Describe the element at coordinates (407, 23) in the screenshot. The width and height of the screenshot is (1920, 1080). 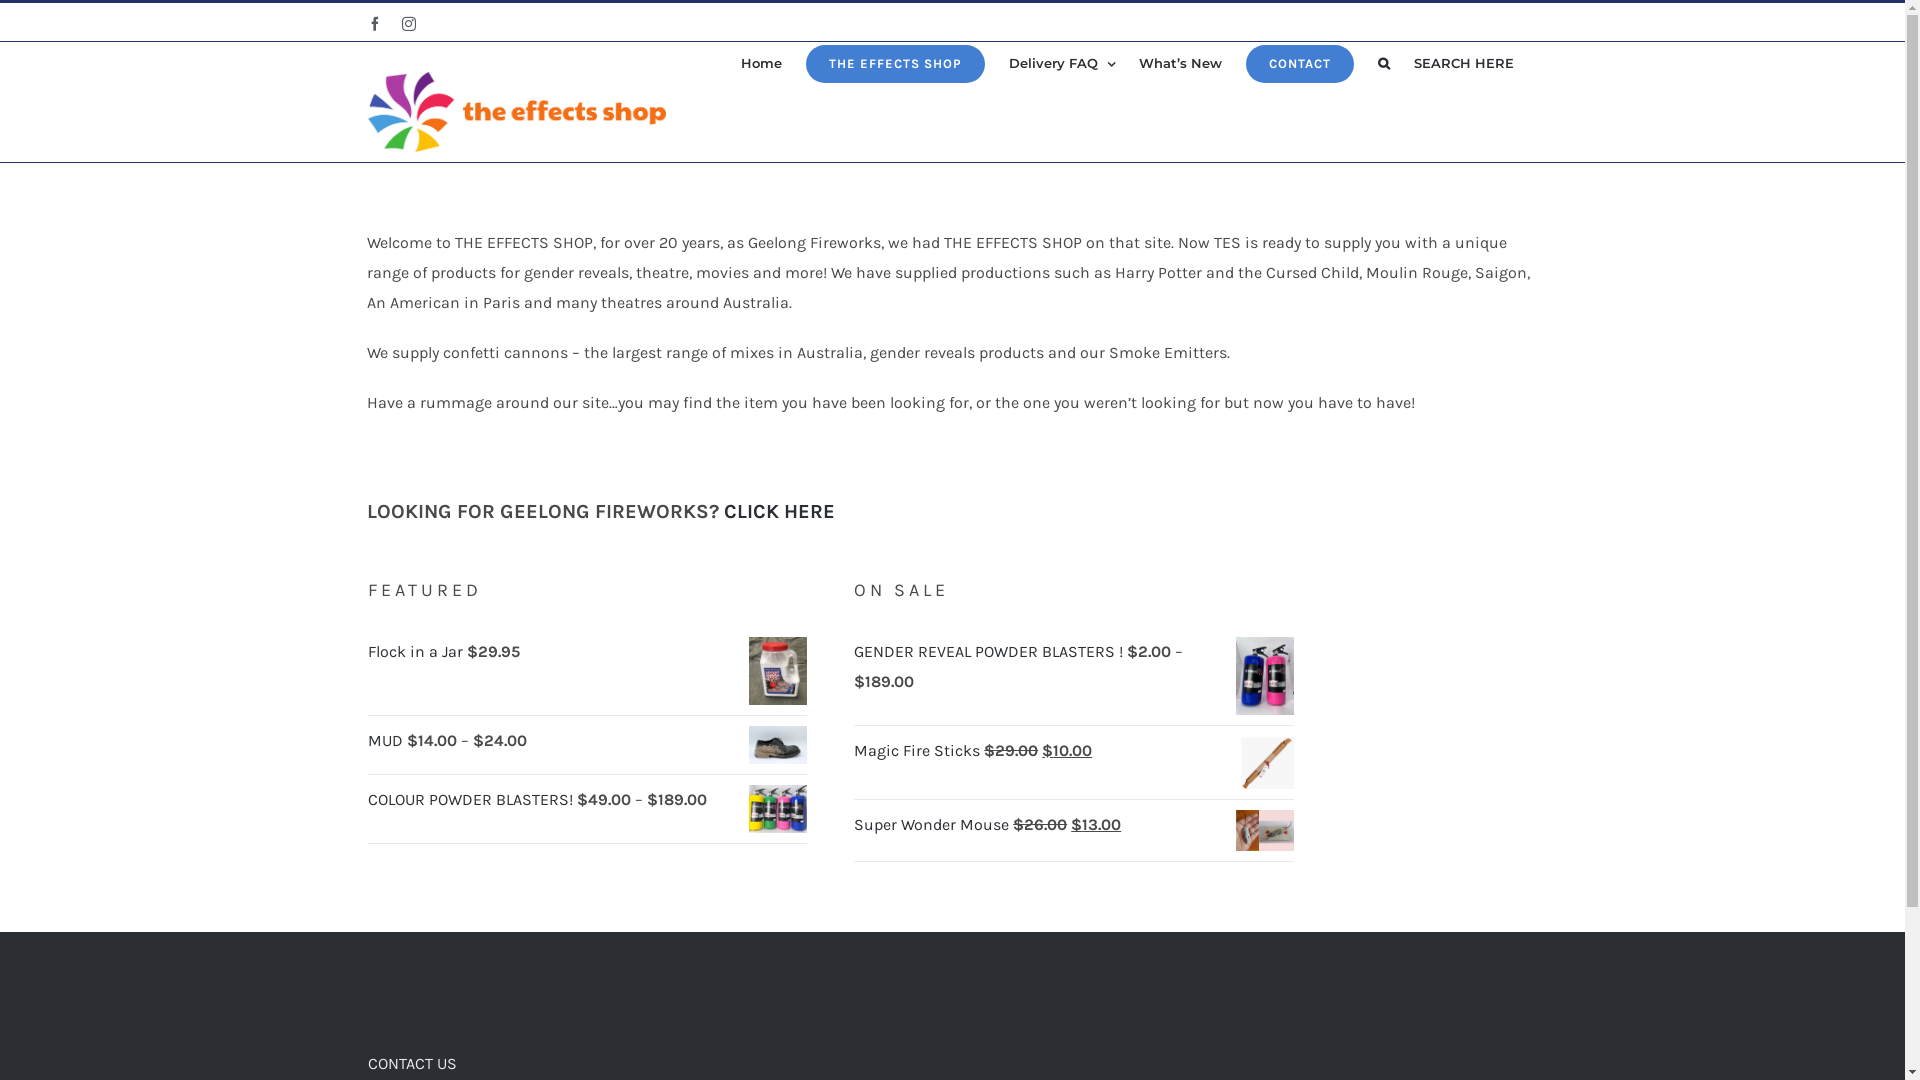
I see `'Instagram'` at that location.